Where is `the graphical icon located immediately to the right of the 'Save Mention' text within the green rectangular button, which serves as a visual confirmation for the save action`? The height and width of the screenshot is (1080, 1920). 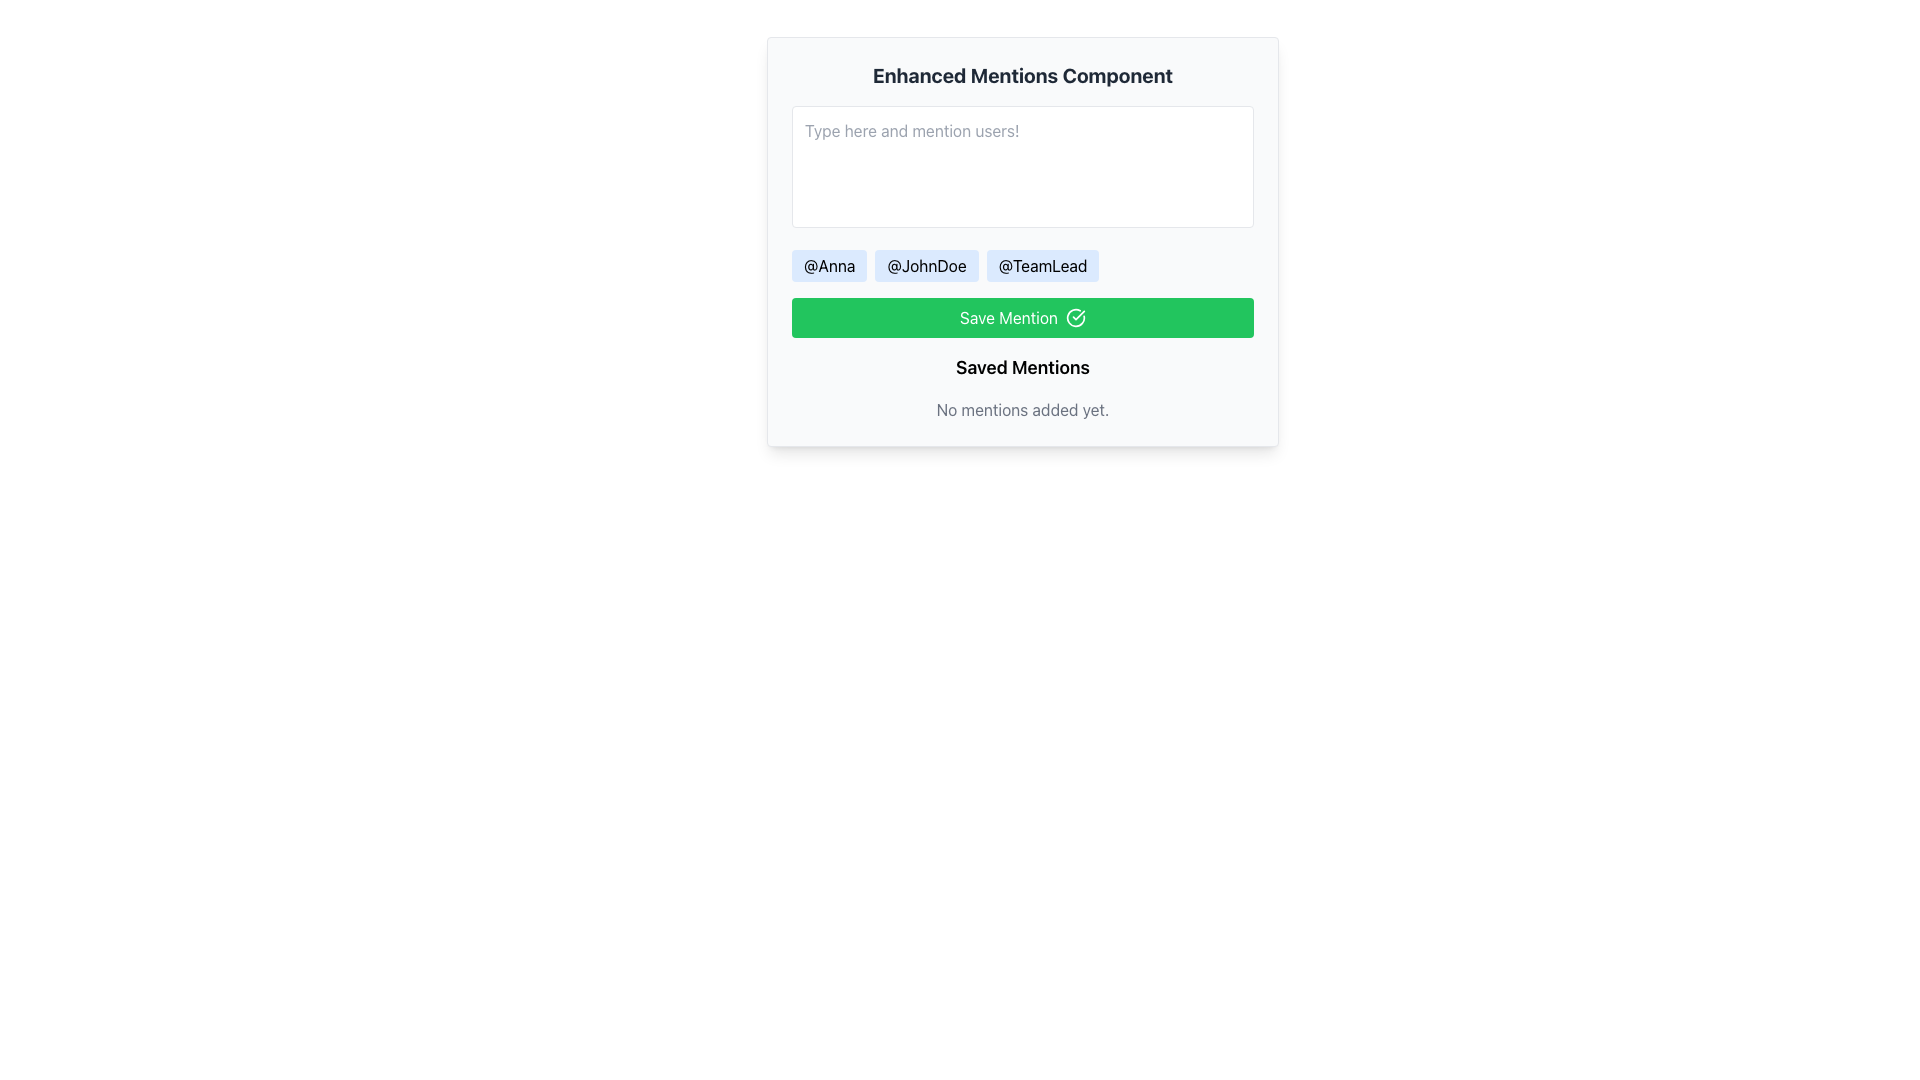
the graphical icon located immediately to the right of the 'Save Mention' text within the green rectangular button, which serves as a visual confirmation for the save action is located at coordinates (1074, 316).